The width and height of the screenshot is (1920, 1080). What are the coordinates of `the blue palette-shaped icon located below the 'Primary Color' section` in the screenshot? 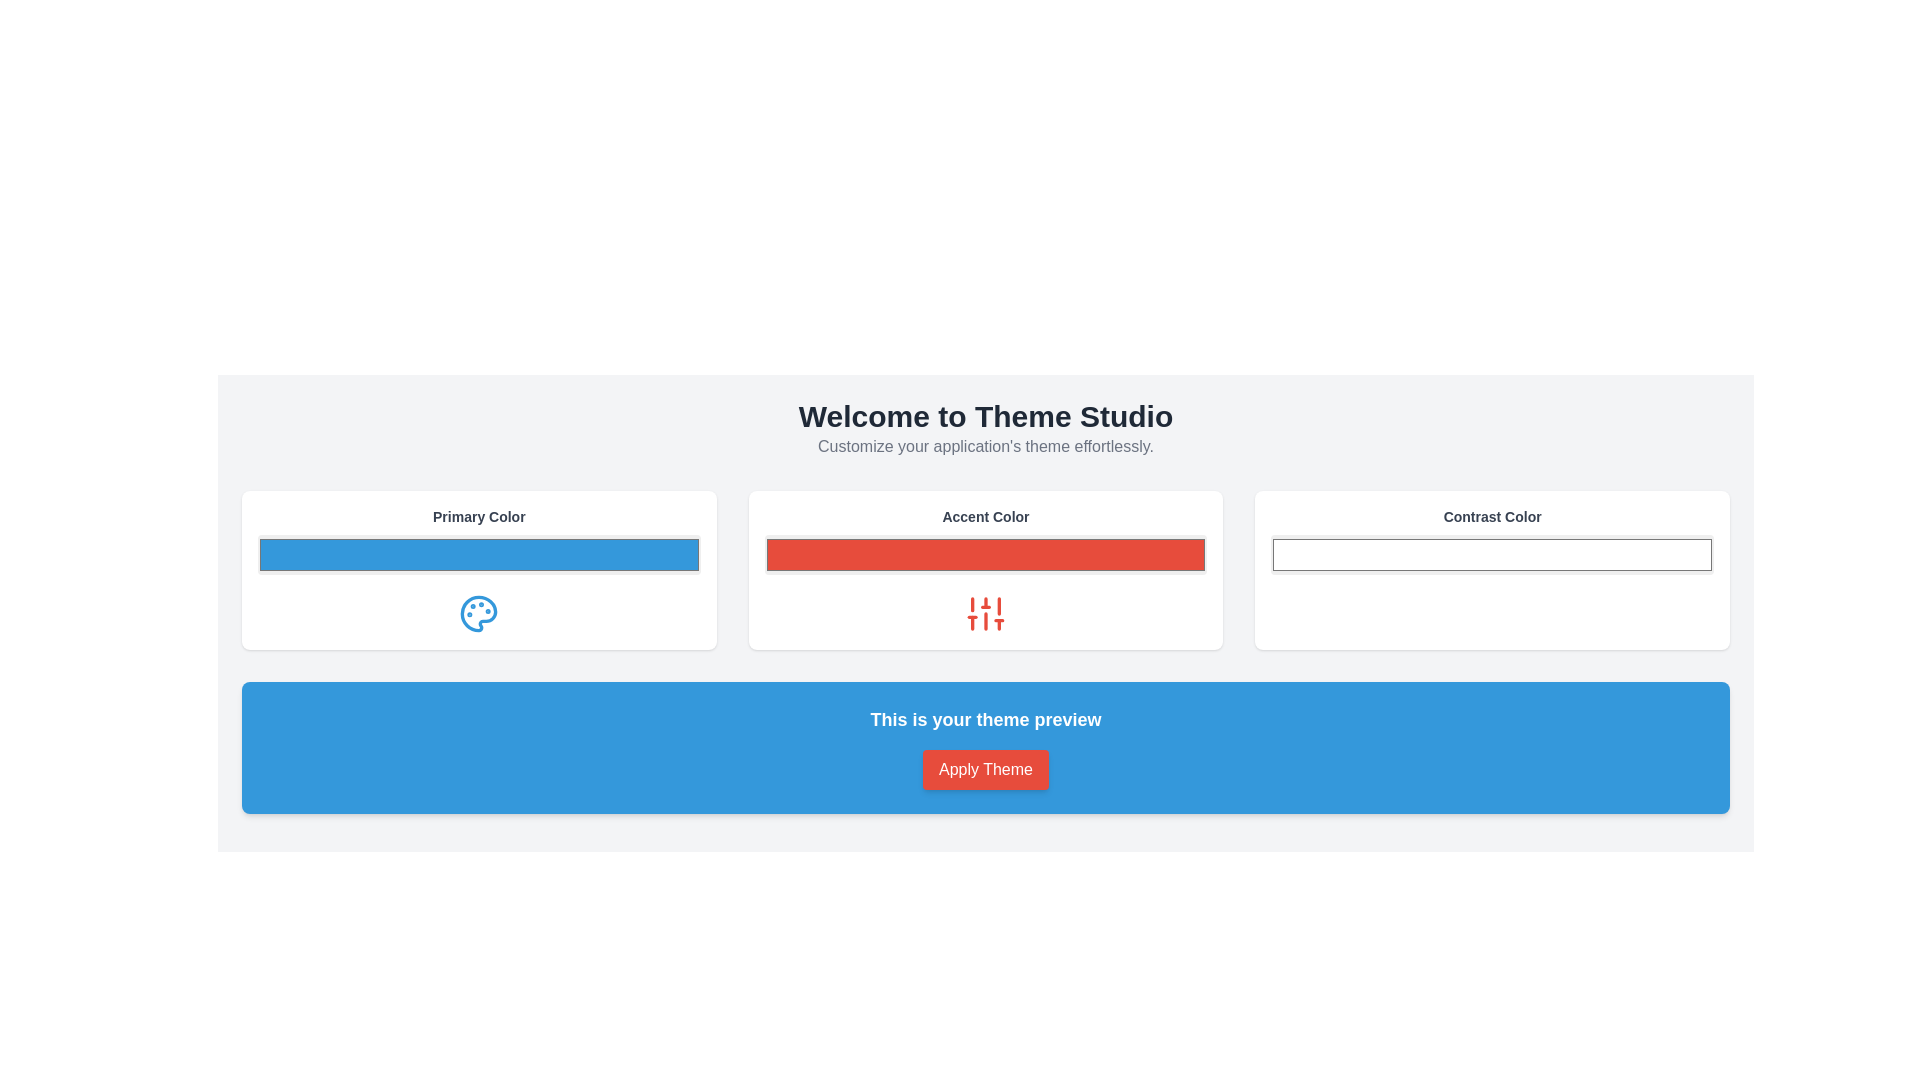 It's located at (478, 612).